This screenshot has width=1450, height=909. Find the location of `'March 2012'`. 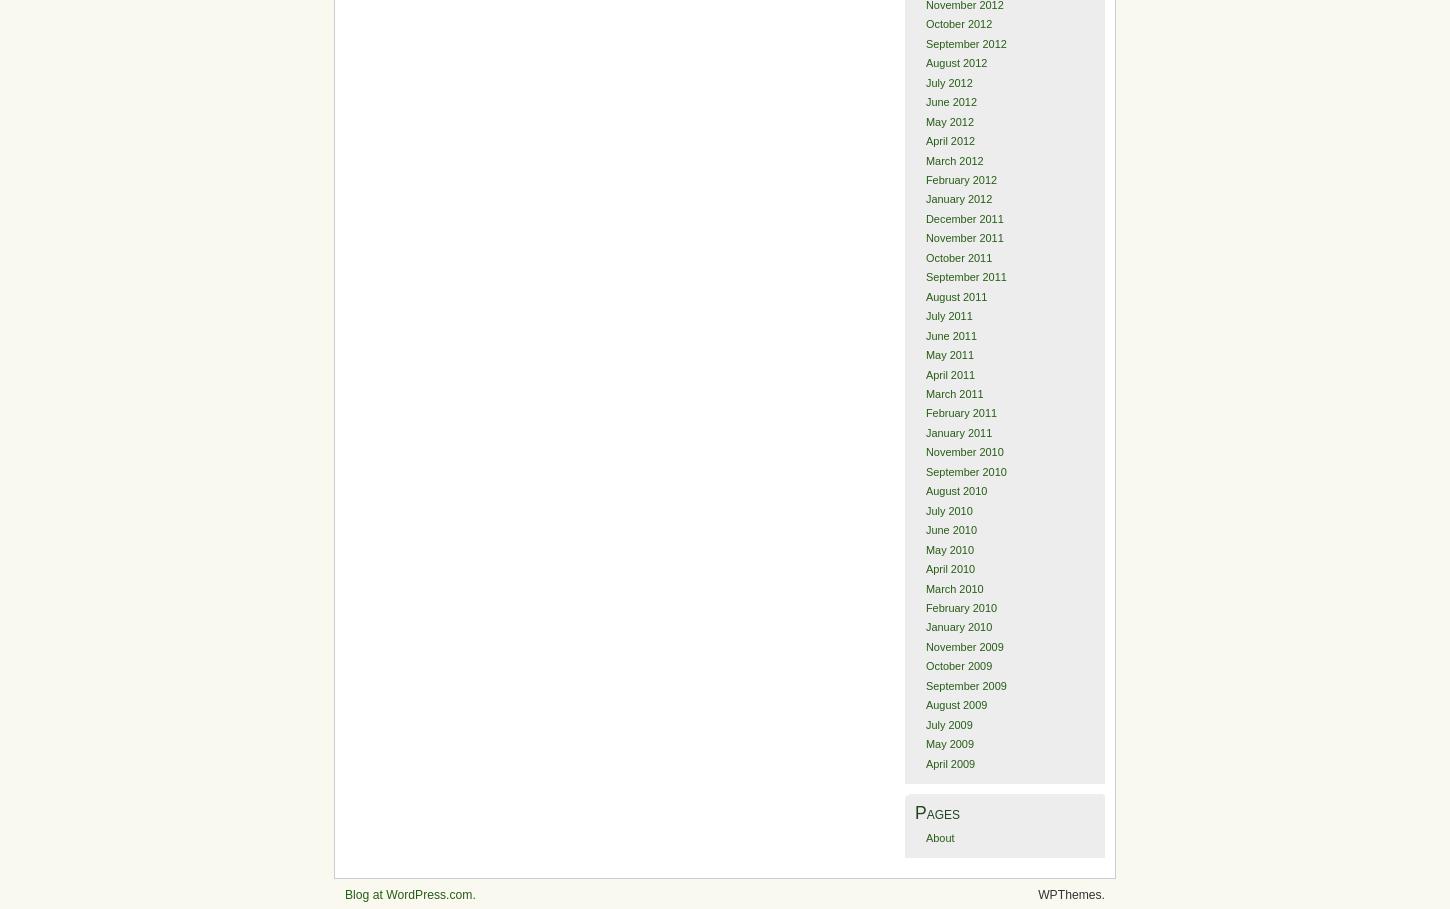

'March 2012' is located at coordinates (952, 158).